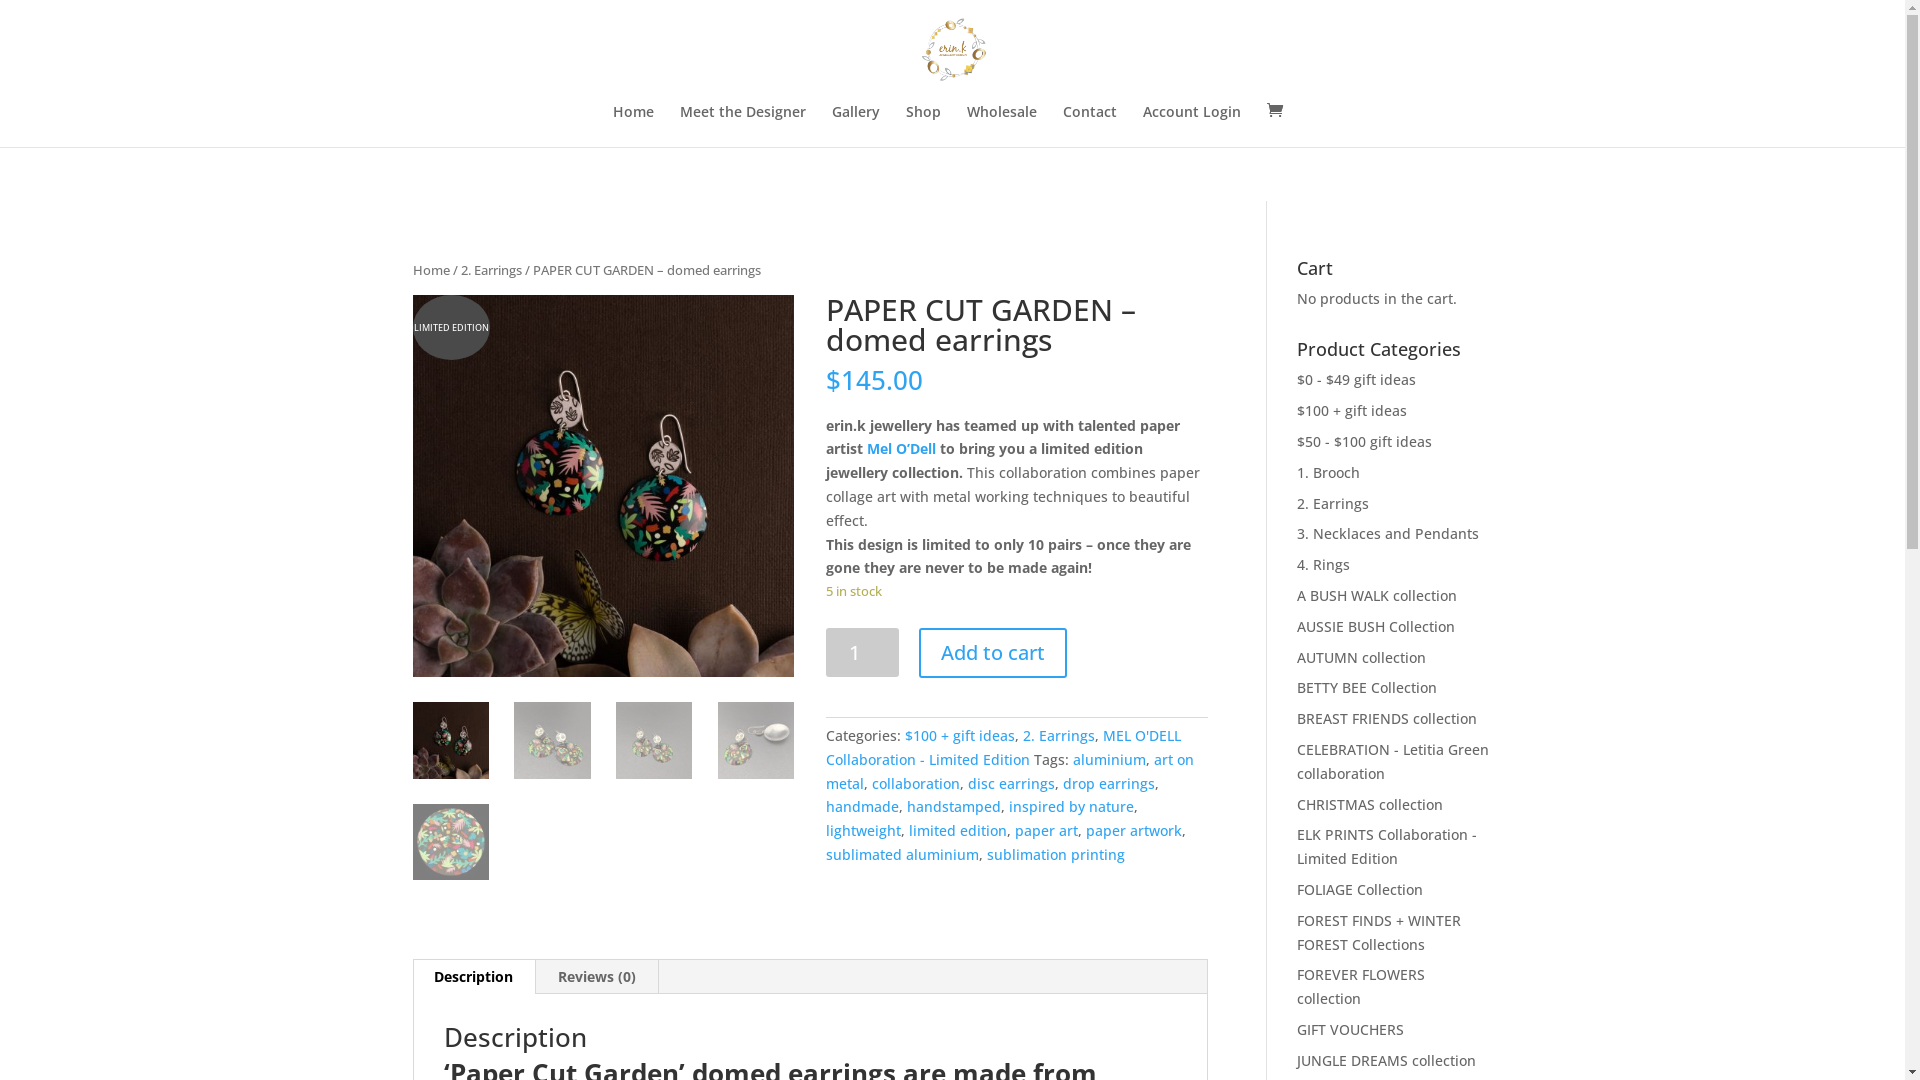 Image resolution: width=1920 pixels, height=1080 pixels. Describe the element at coordinates (1368, 803) in the screenshot. I see `'CHRISTMAS collection'` at that location.